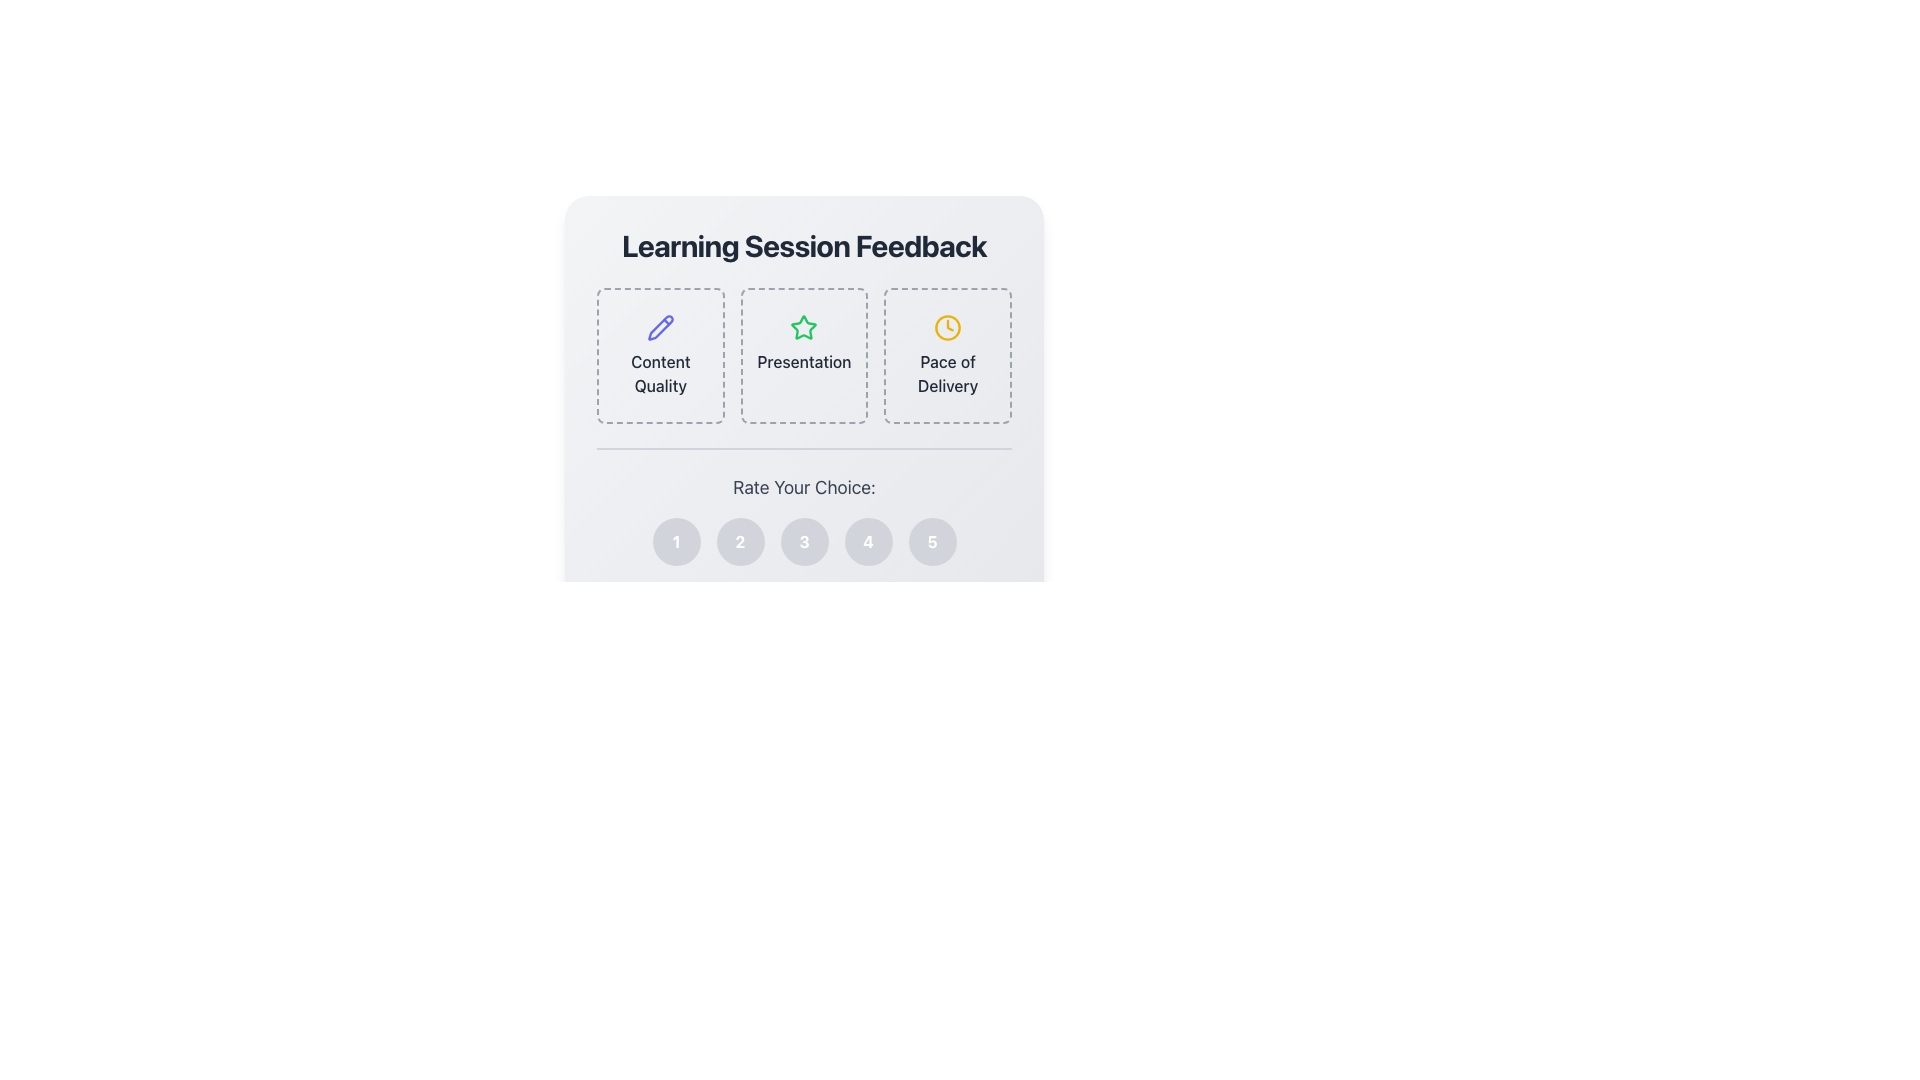 The width and height of the screenshot is (1920, 1080). I want to click on the second button in the rating selection row, so click(739, 542).